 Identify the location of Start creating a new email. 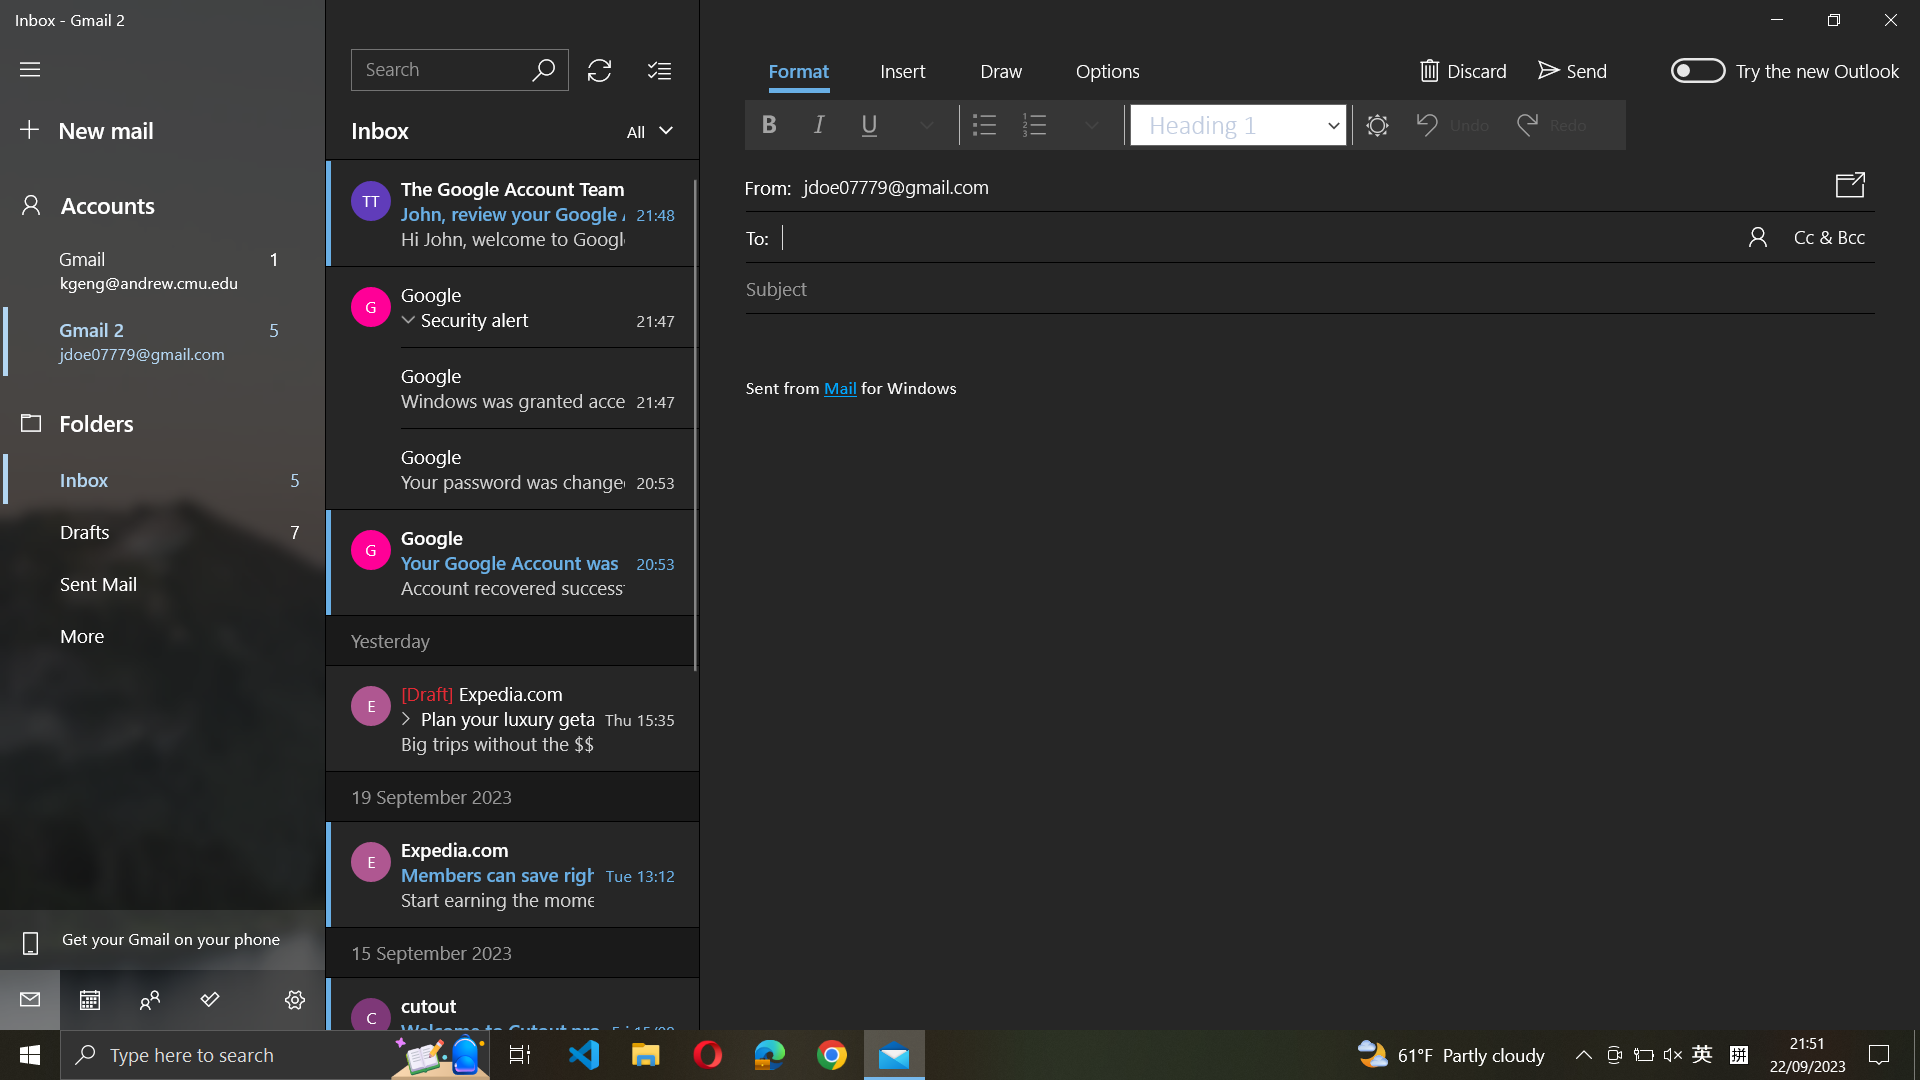
(165, 131).